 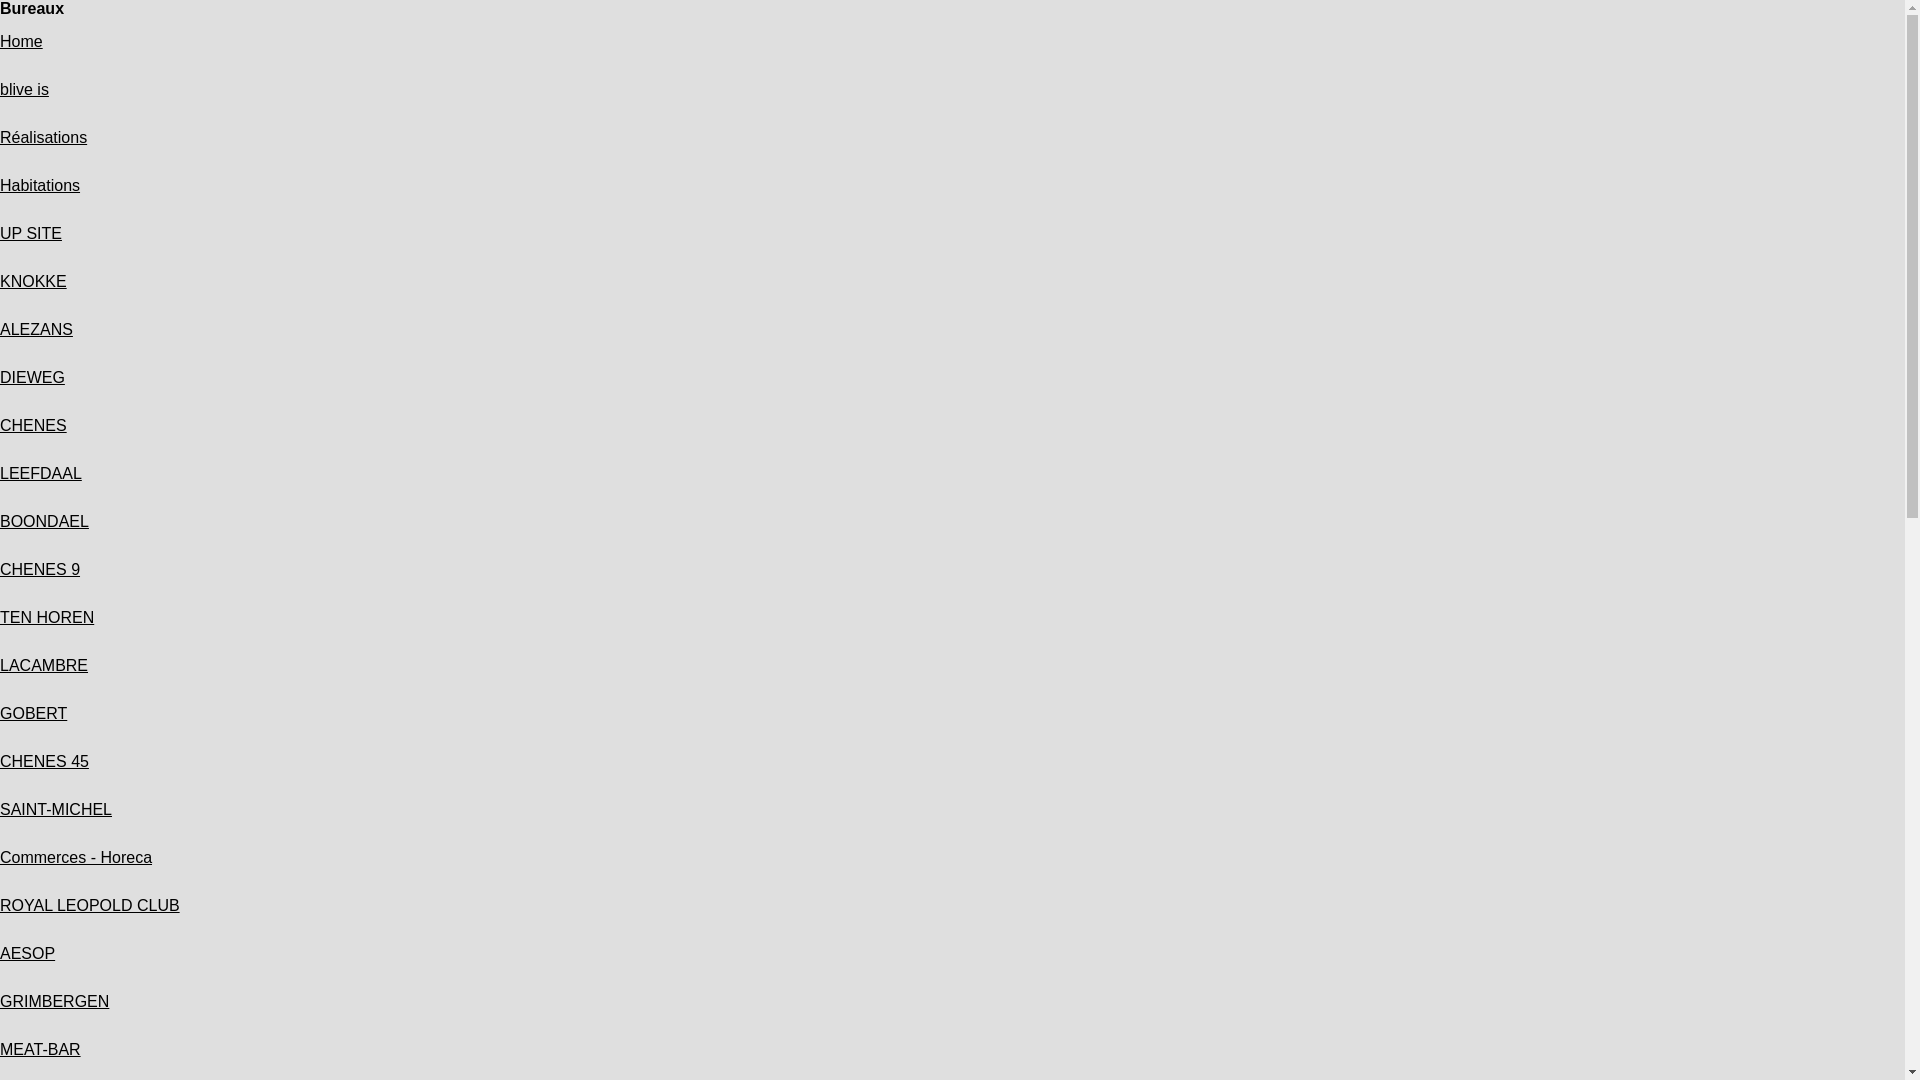 I want to click on 'UP SITE', so click(x=30, y=232).